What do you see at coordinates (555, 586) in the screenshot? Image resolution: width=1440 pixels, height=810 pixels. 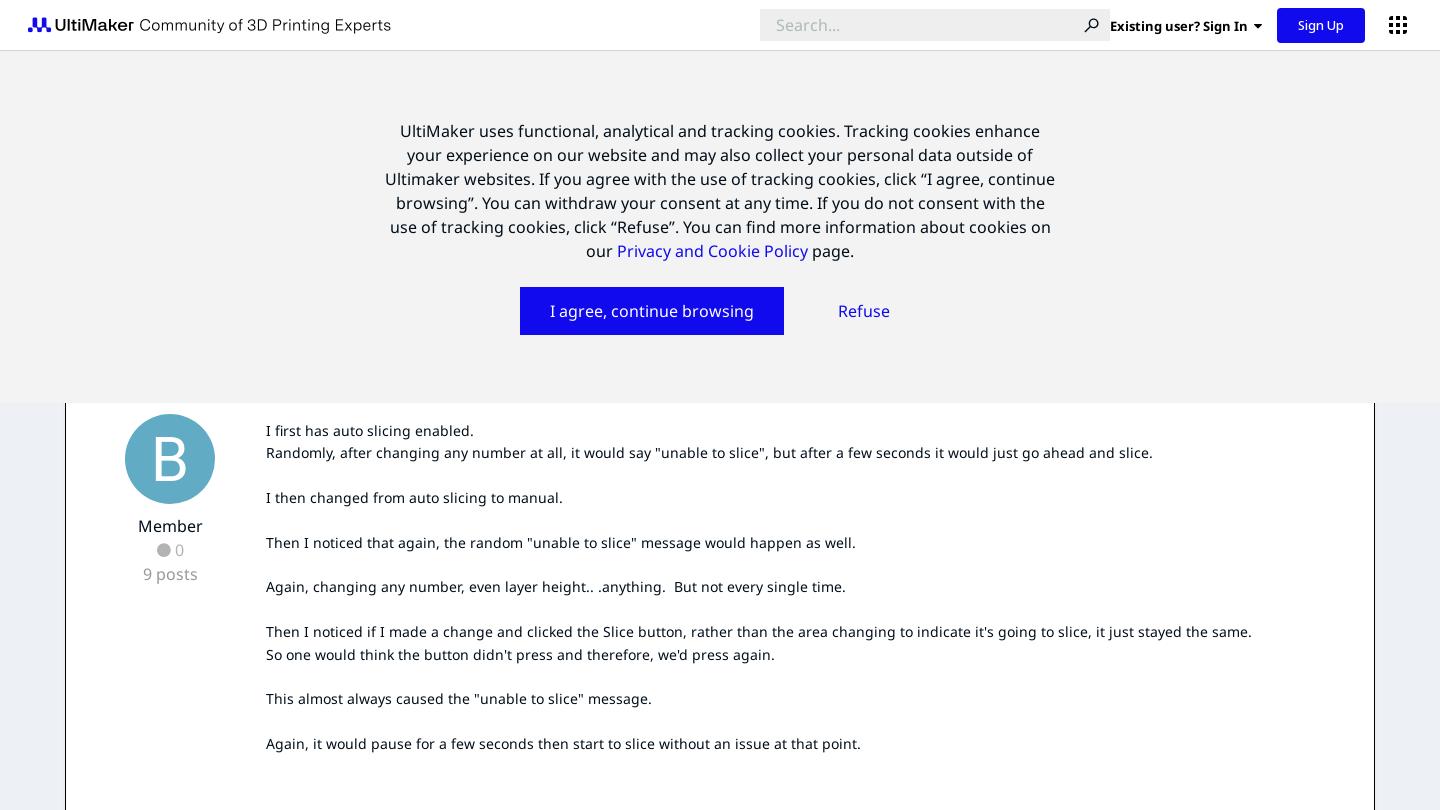 I see `'Again, changing any number, even layer height.. .anything.  But not every single time.'` at bounding box center [555, 586].